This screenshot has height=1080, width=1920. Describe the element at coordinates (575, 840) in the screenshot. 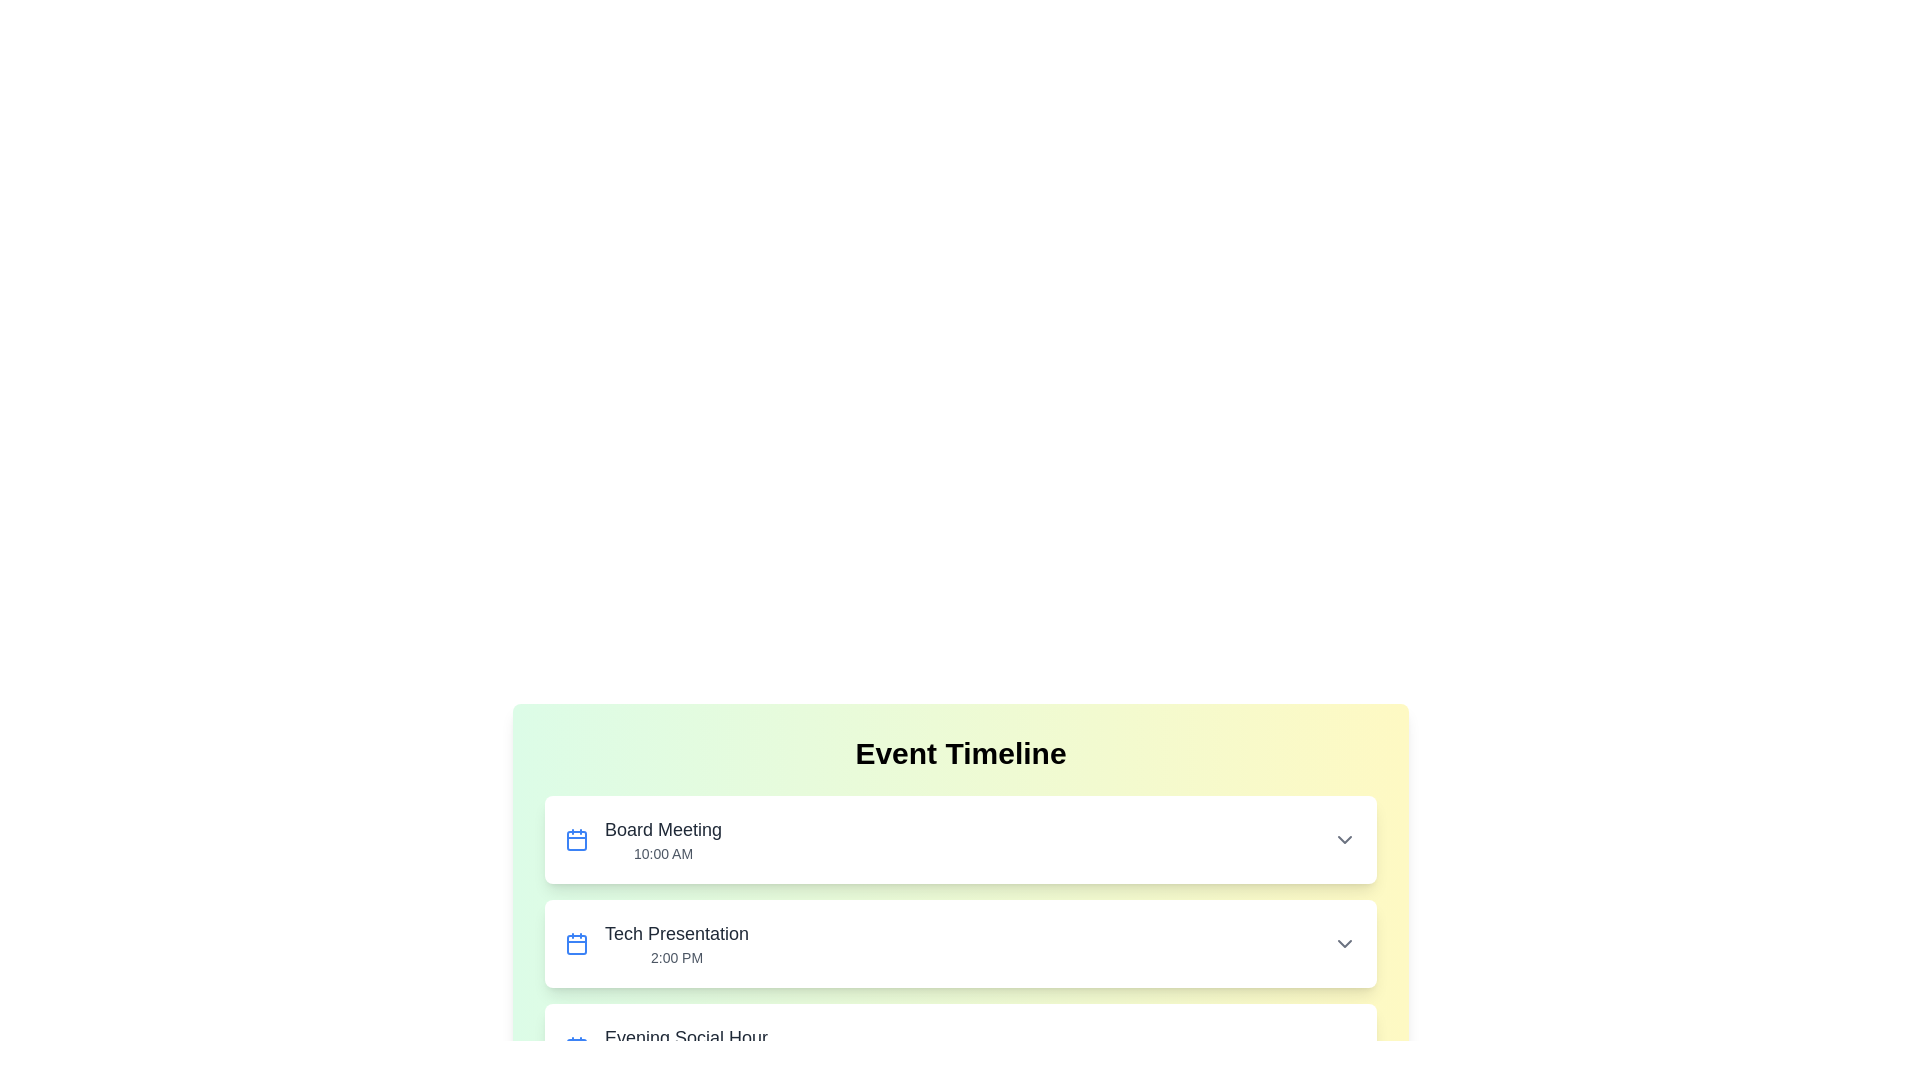

I see `the central rectangle component within the calendar icon that has a blue outline` at that location.